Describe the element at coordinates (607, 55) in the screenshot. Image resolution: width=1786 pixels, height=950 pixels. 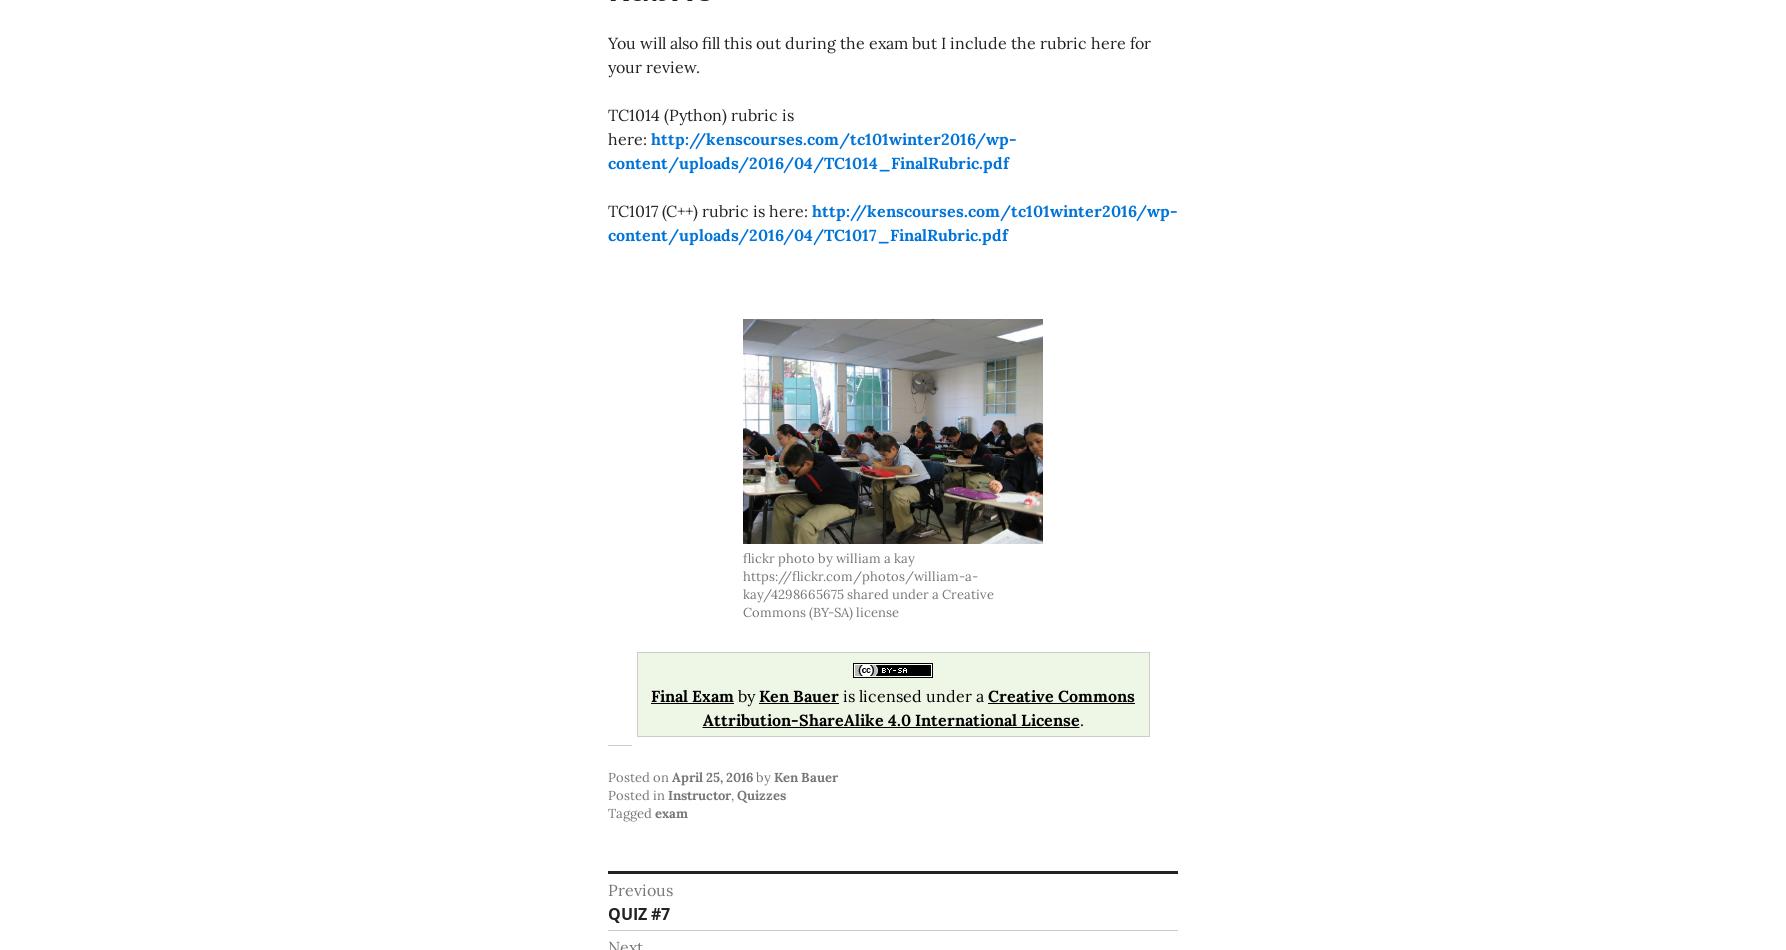
I see `'You will also fill this out during the exam but I include the rubric here for your review.'` at that location.